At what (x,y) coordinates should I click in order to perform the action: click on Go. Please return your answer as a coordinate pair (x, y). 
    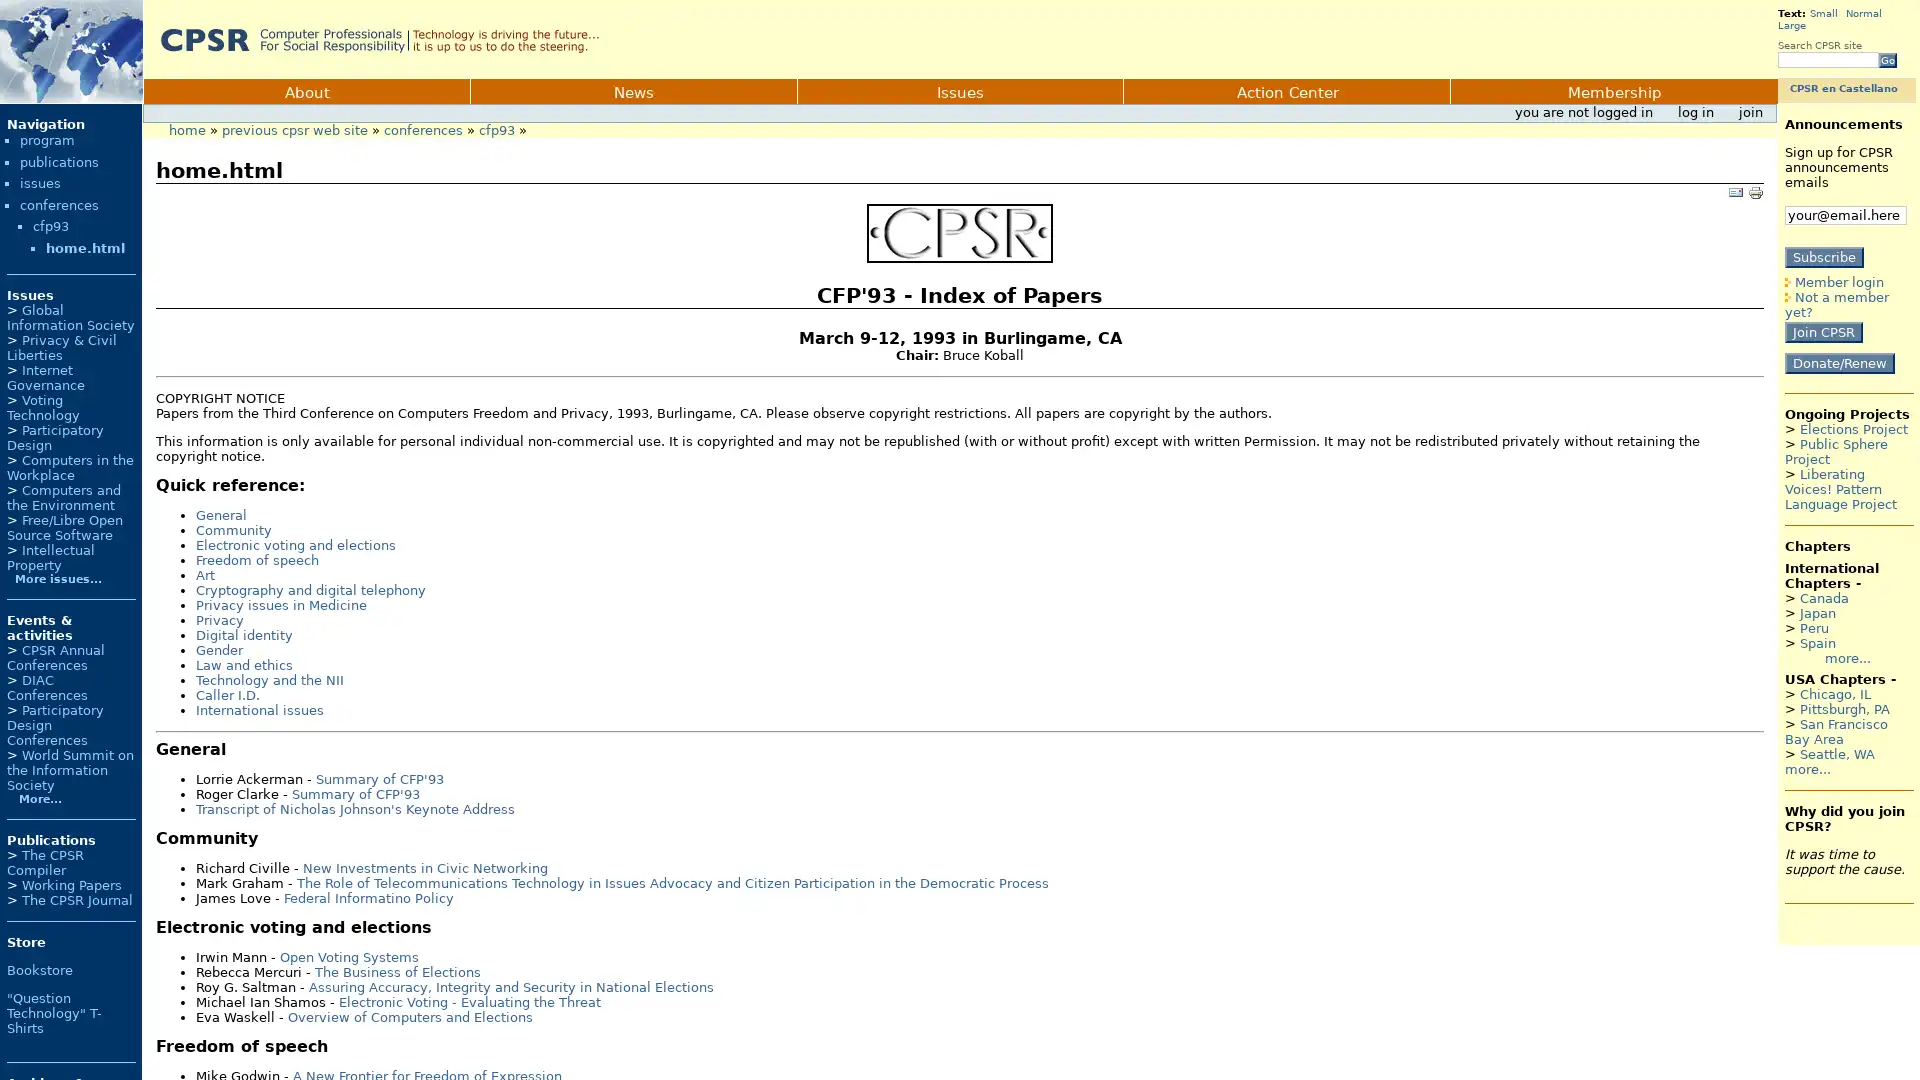
    Looking at the image, I should click on (1886, 59).